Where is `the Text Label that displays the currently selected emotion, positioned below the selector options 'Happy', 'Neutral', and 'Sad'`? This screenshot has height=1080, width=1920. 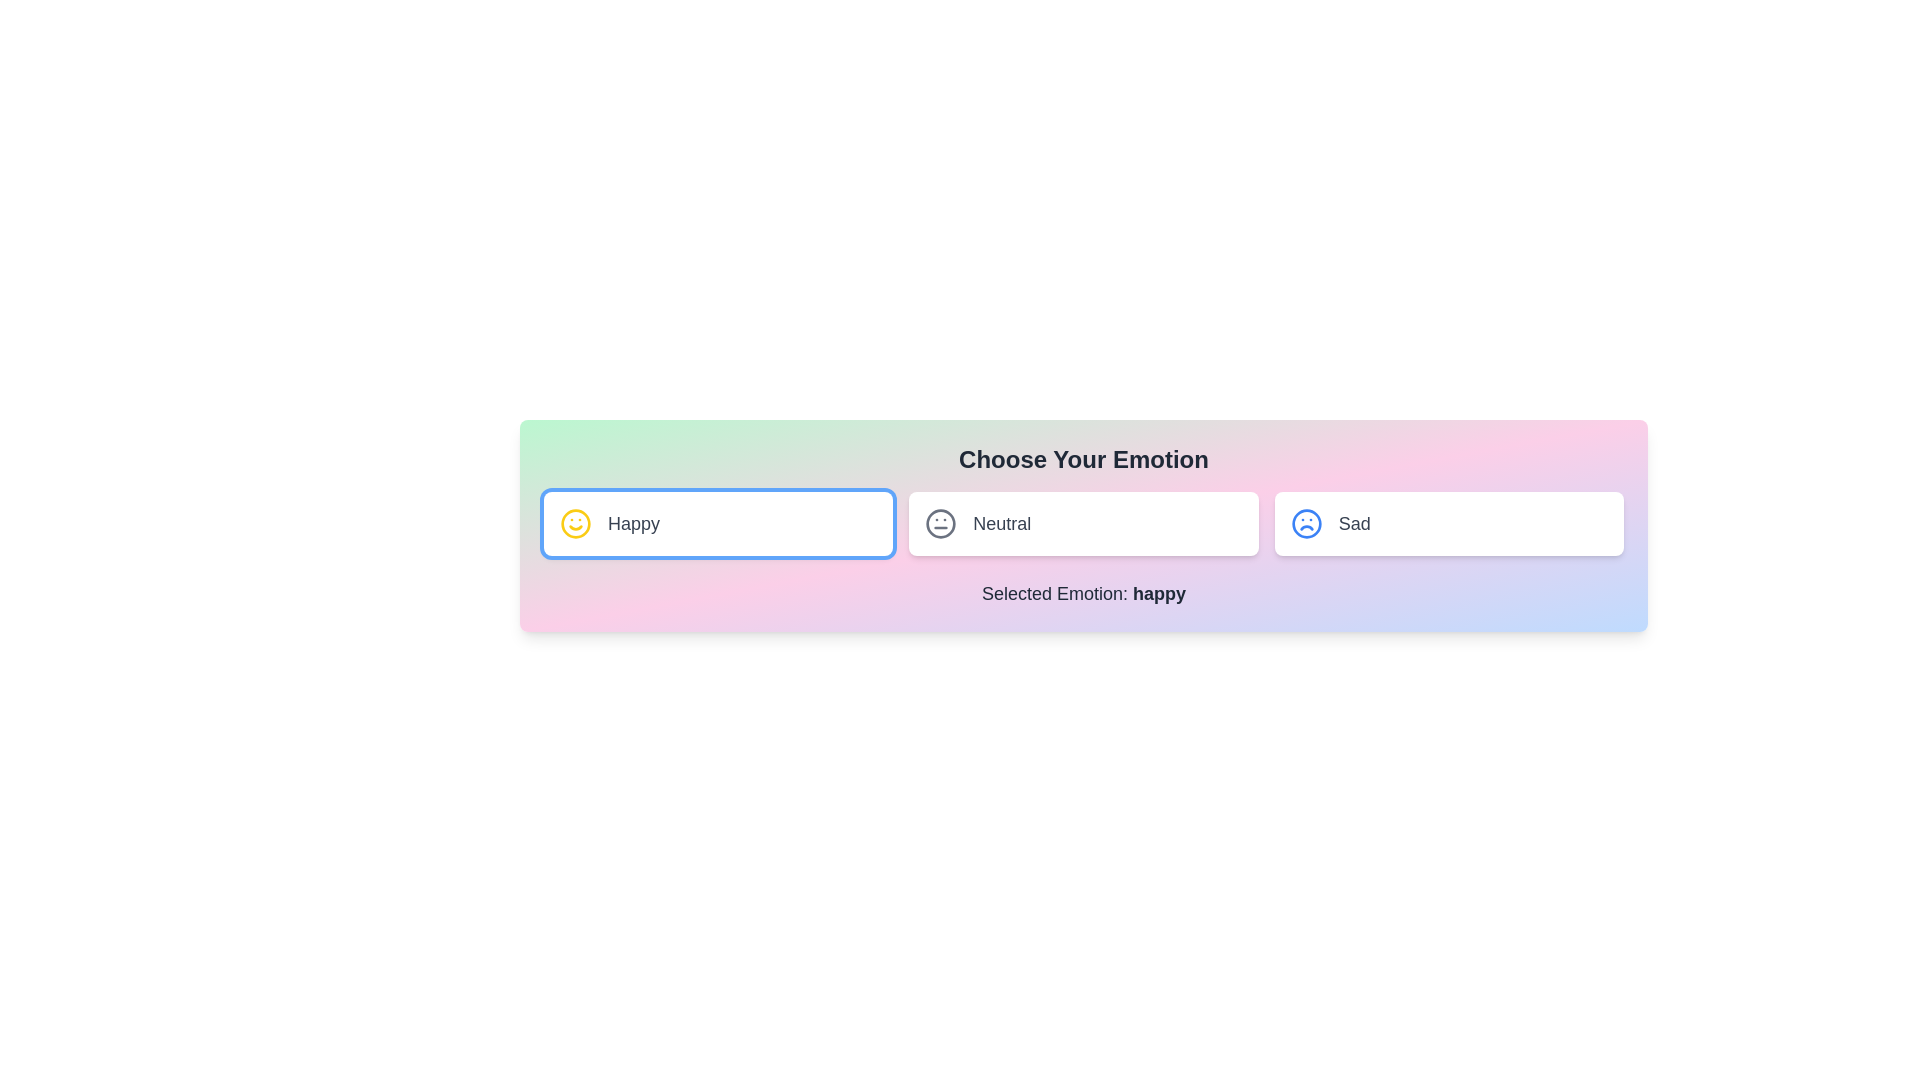
the Text Label that displays the currently selected emotion, positioned below the selector options 'Happy', 'Neutral', and 'Sad' is located at coordinates (1083, 593).